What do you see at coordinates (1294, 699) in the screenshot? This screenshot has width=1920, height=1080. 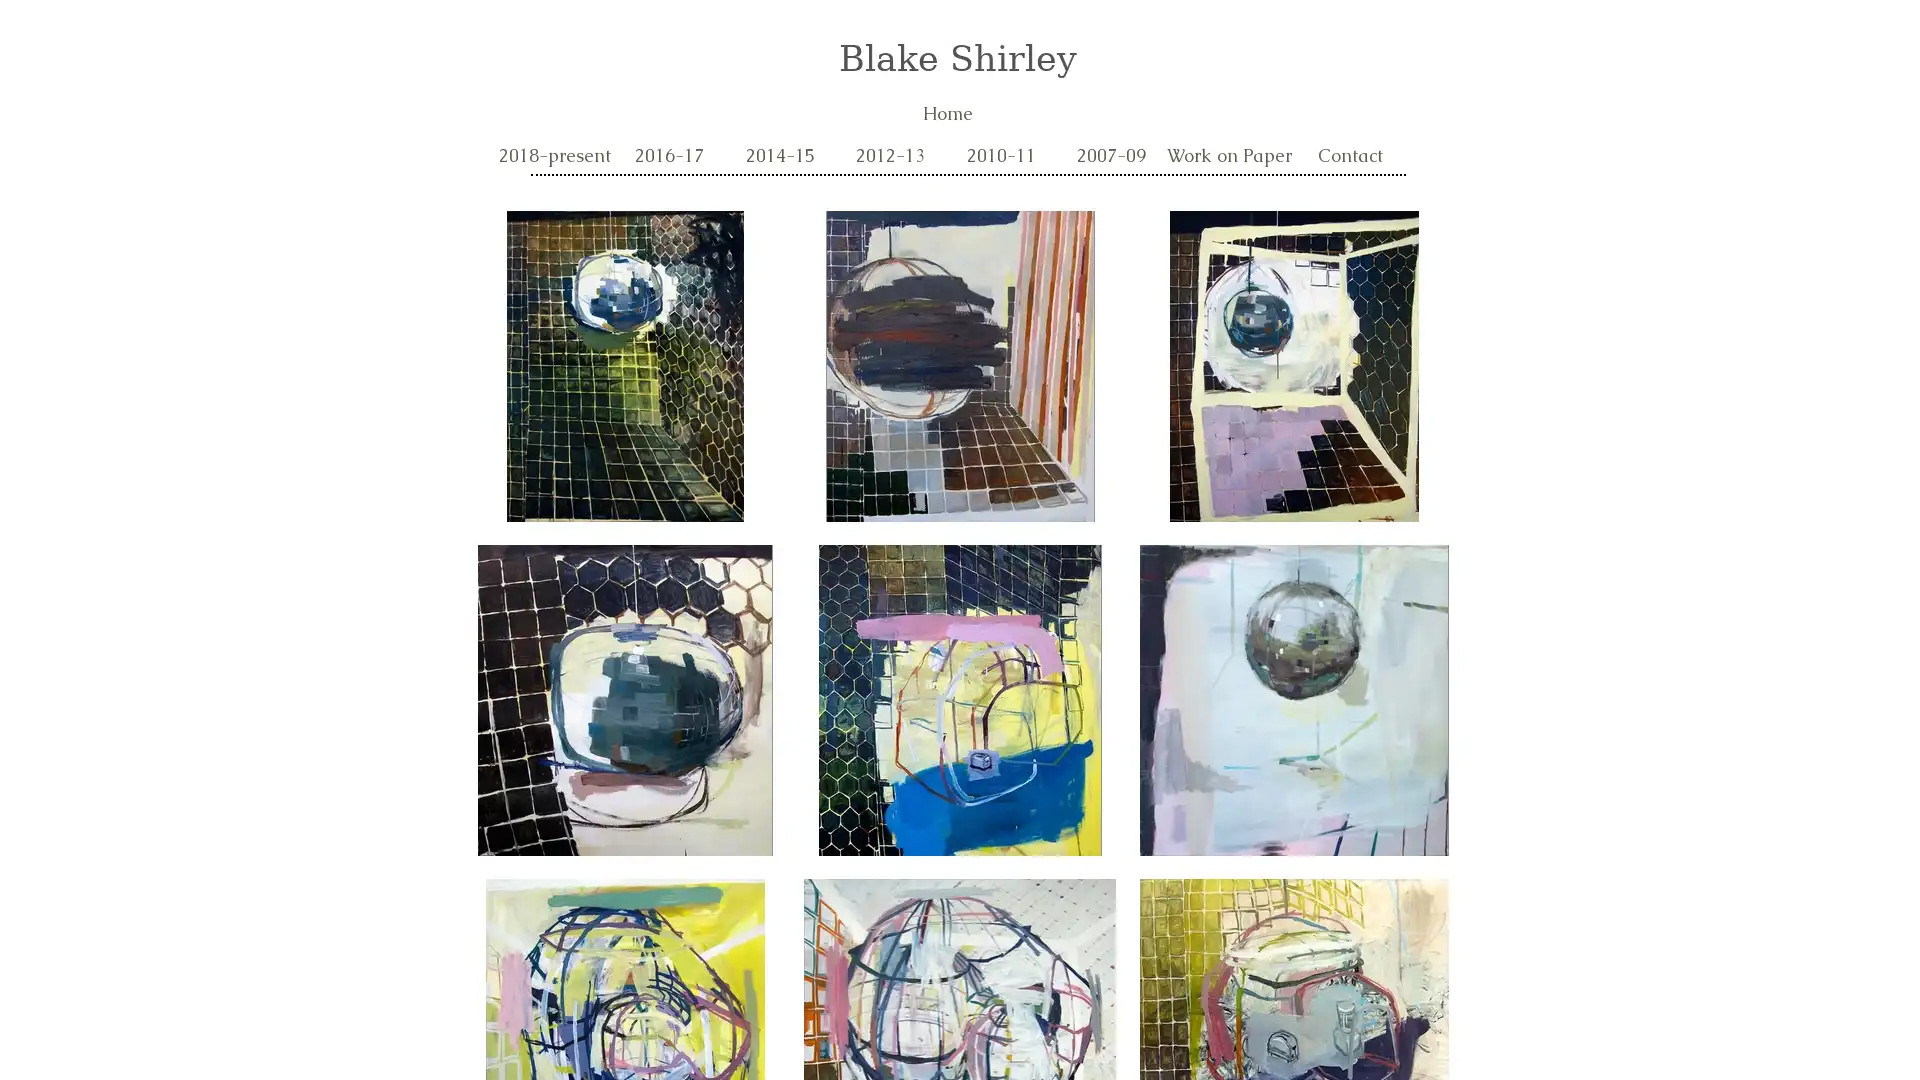 I see `DSC_0040.jpg` at bounding box center [1294, 699].